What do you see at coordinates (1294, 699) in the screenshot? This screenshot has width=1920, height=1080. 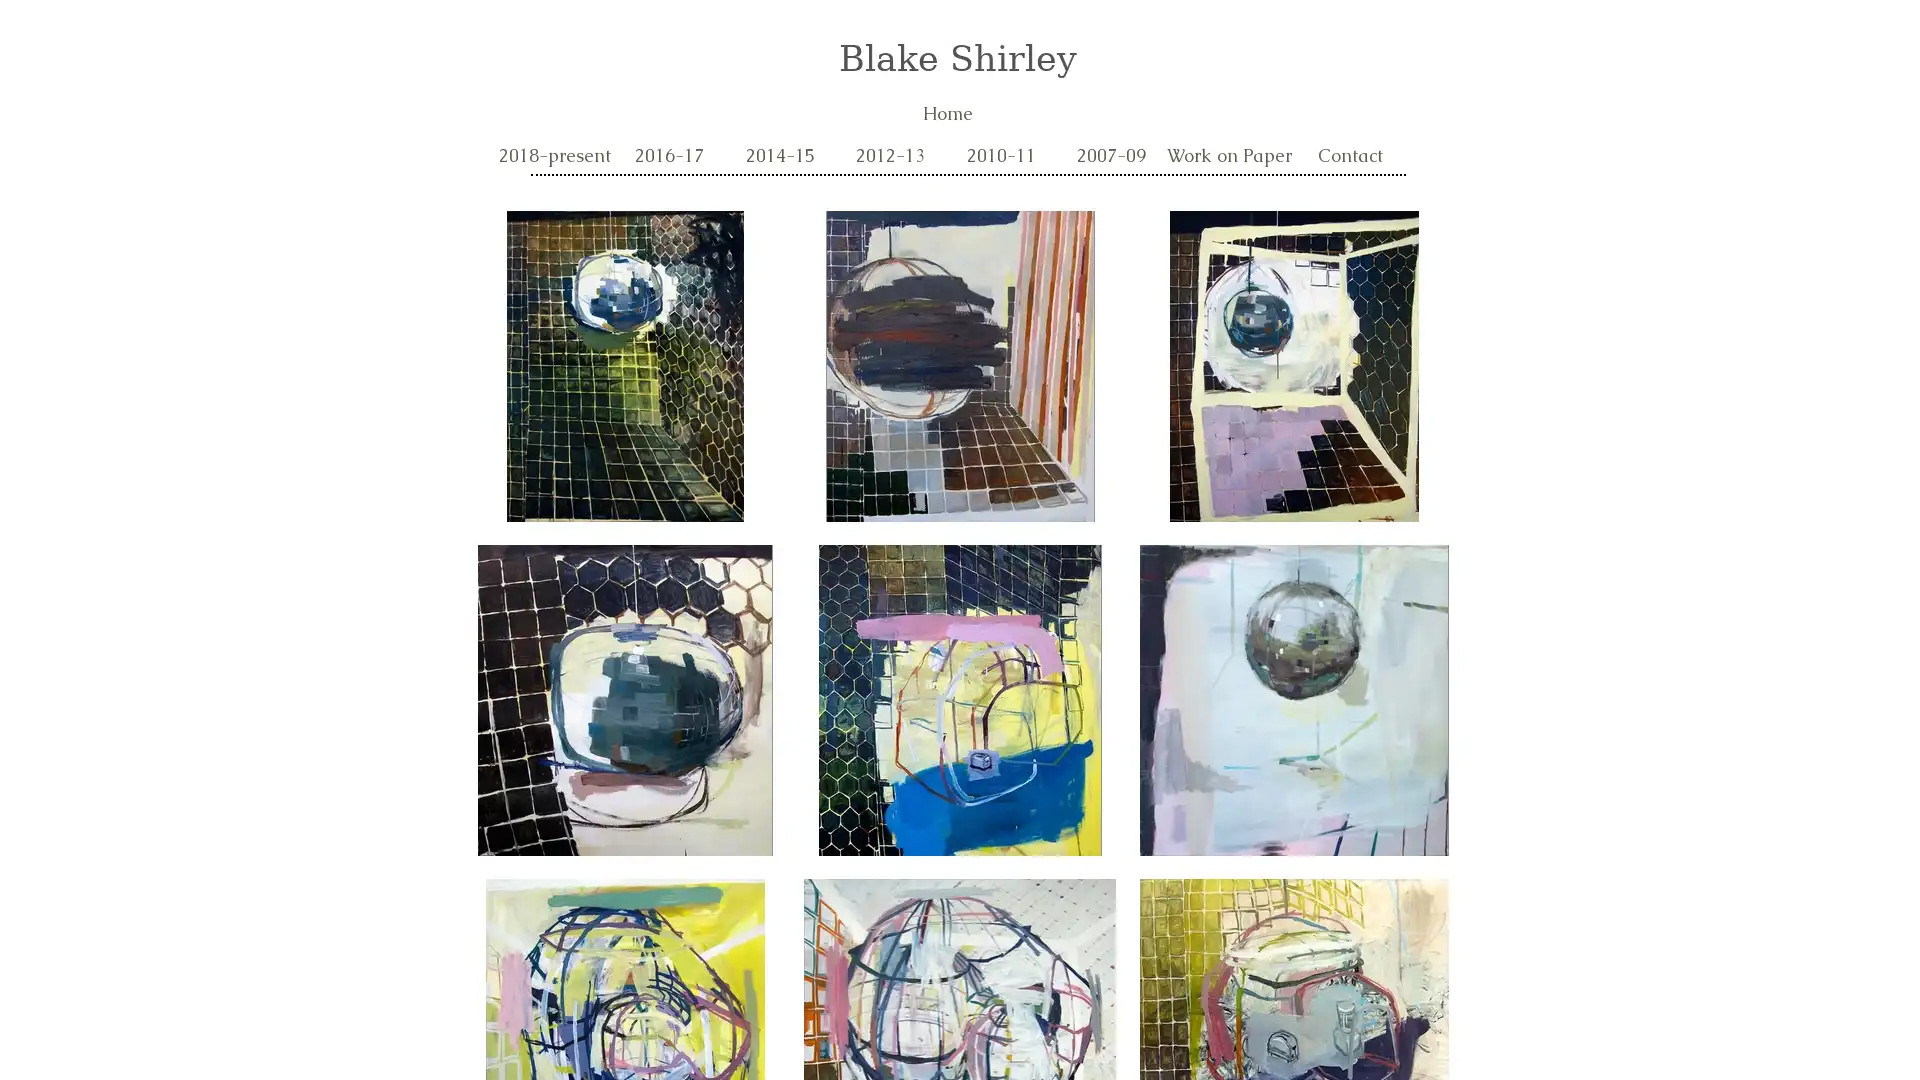 I see `DSC_0040.jpg` at bounding box center [1294, 699].